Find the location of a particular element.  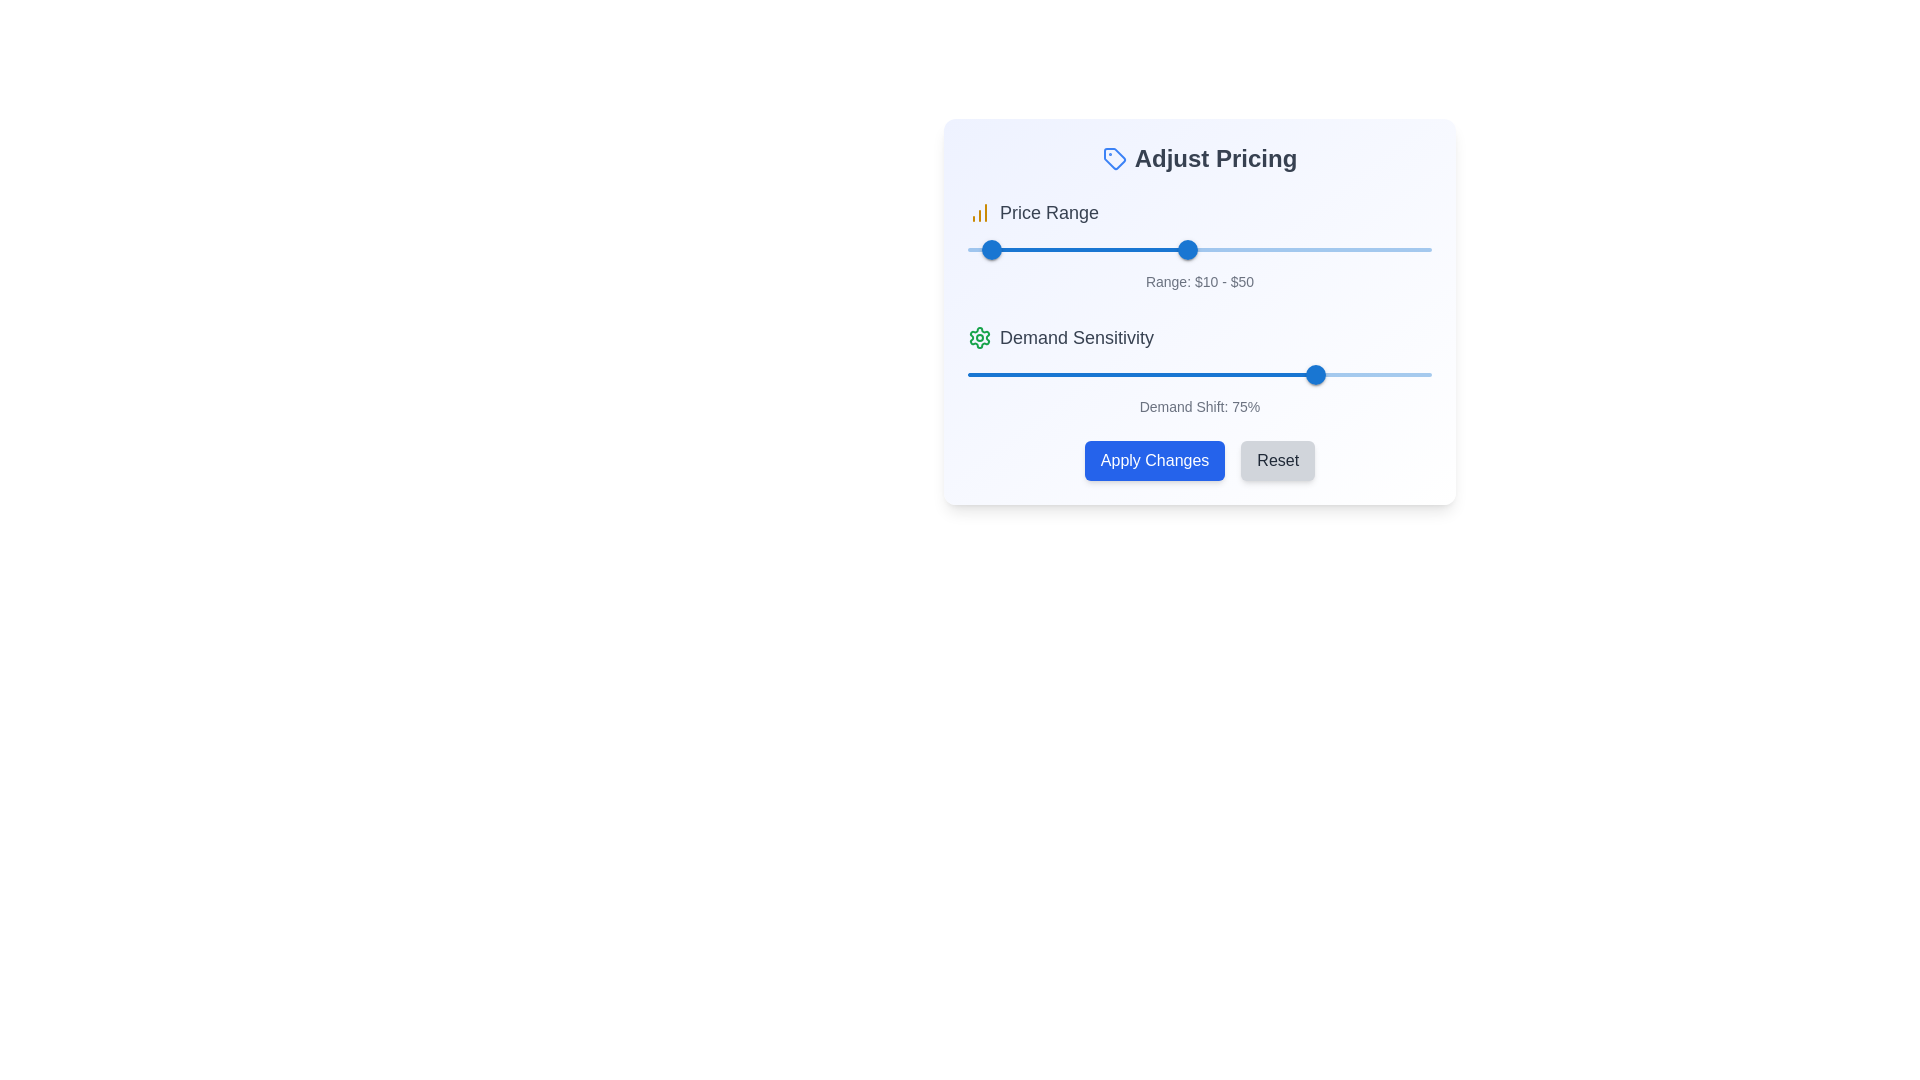

Demand Sensitivity is located at coordinates (1078, 374).